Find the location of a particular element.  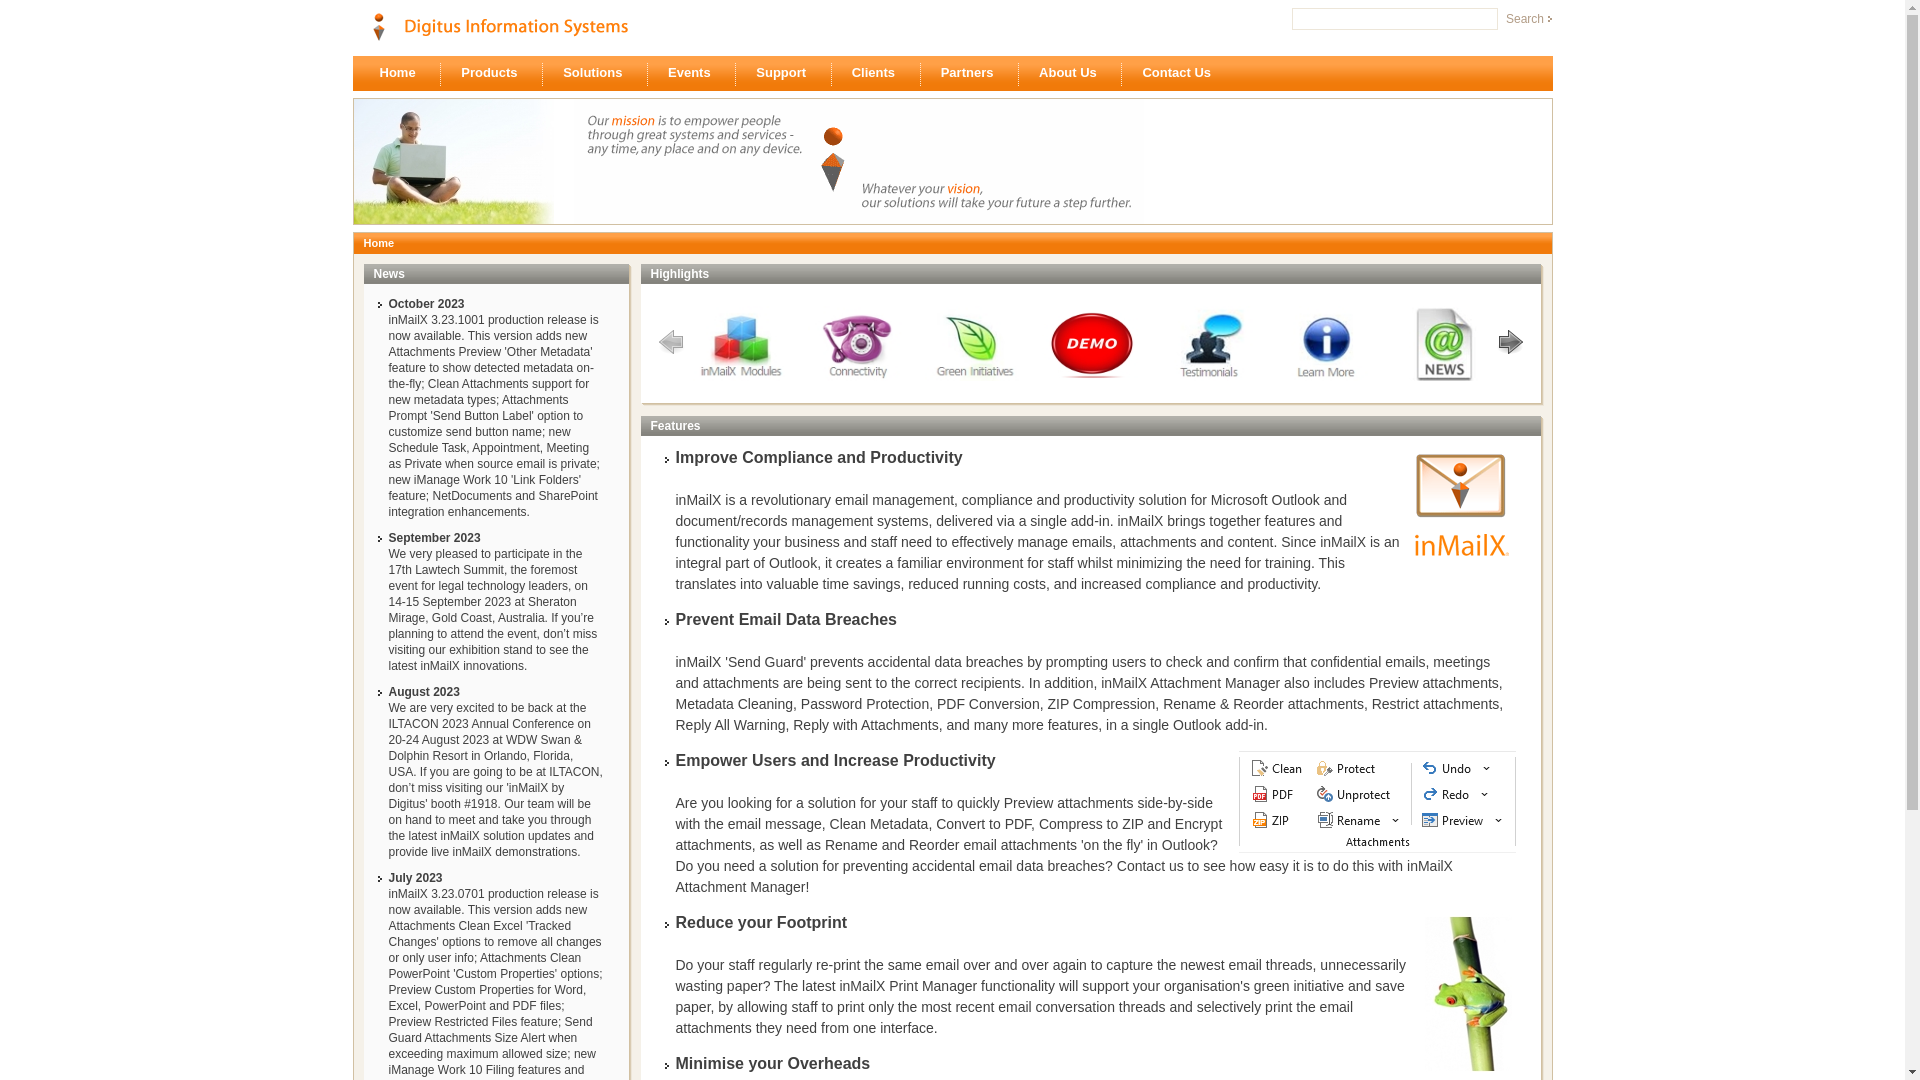

'Reduce your Footprint' is located at coordinates (761, 922).